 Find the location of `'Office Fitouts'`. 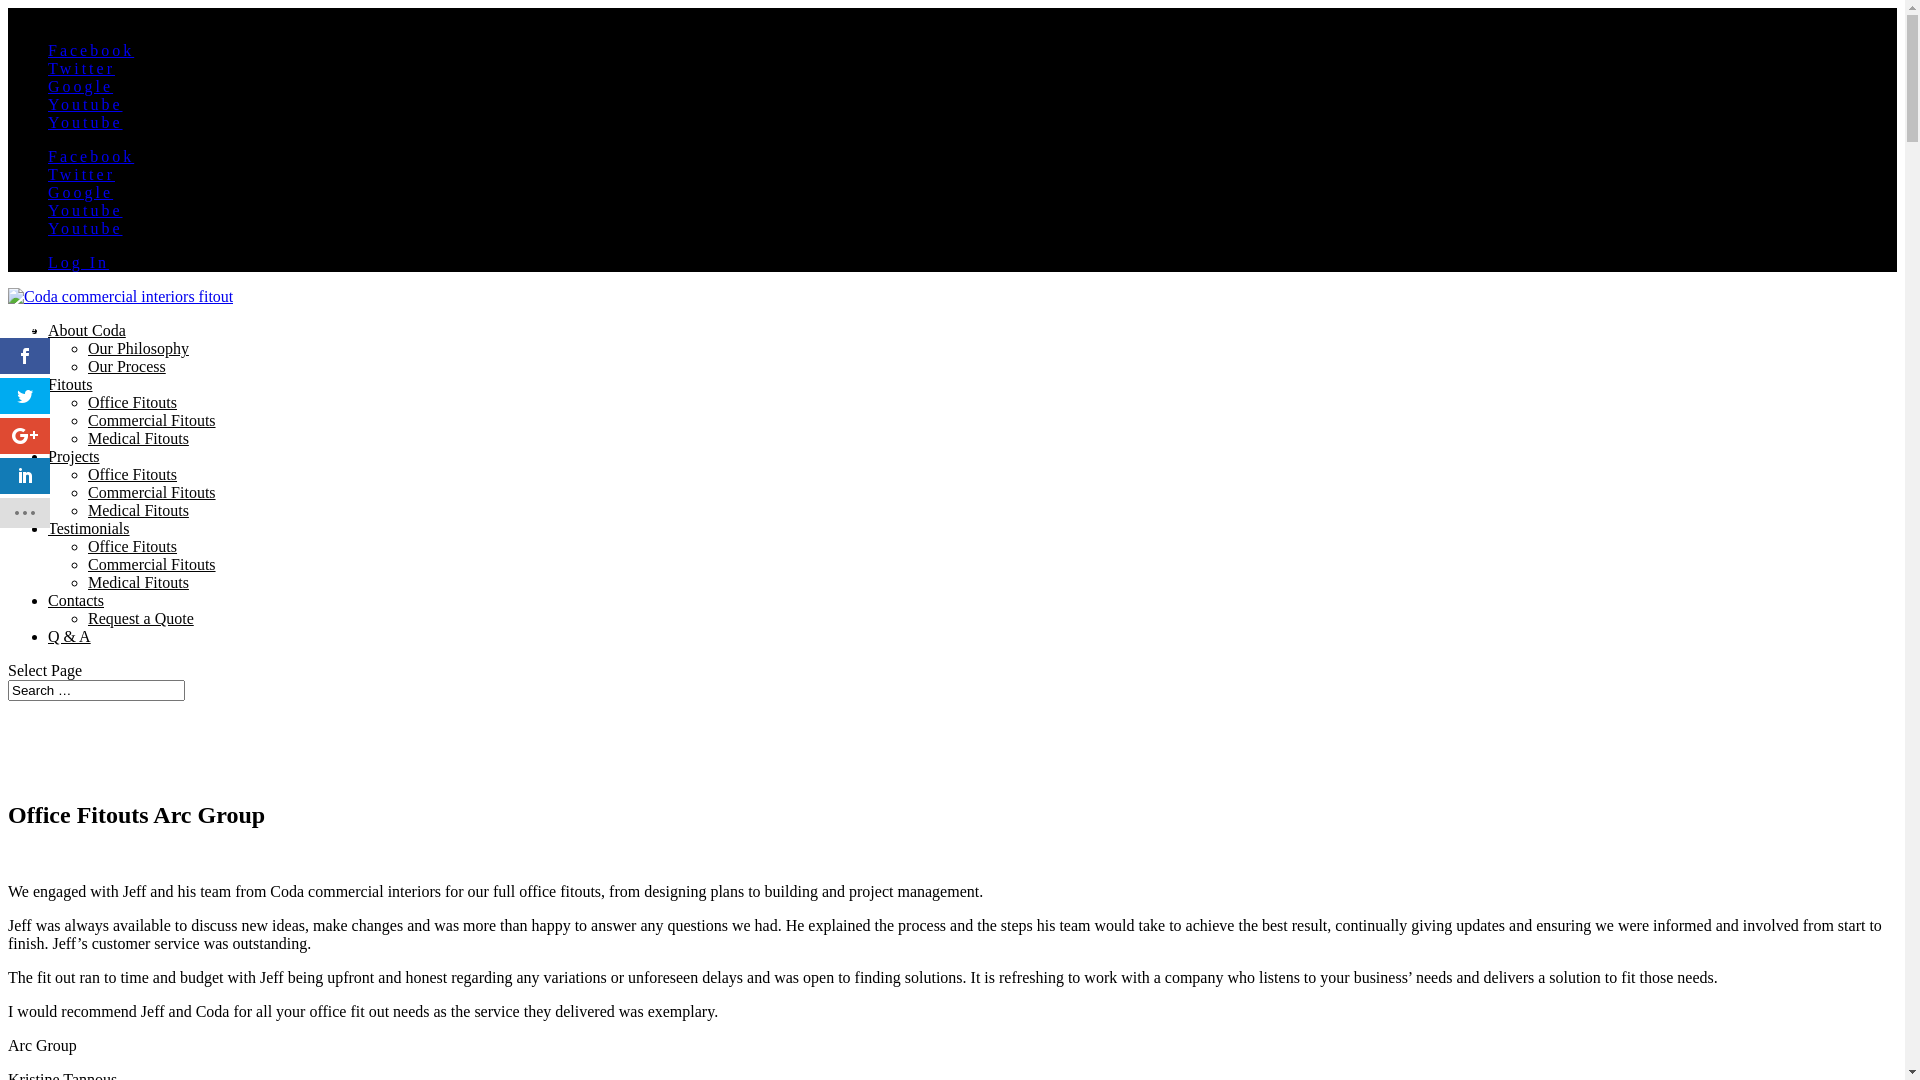

'Office Fitouts' is located at coordinates (86, 402).